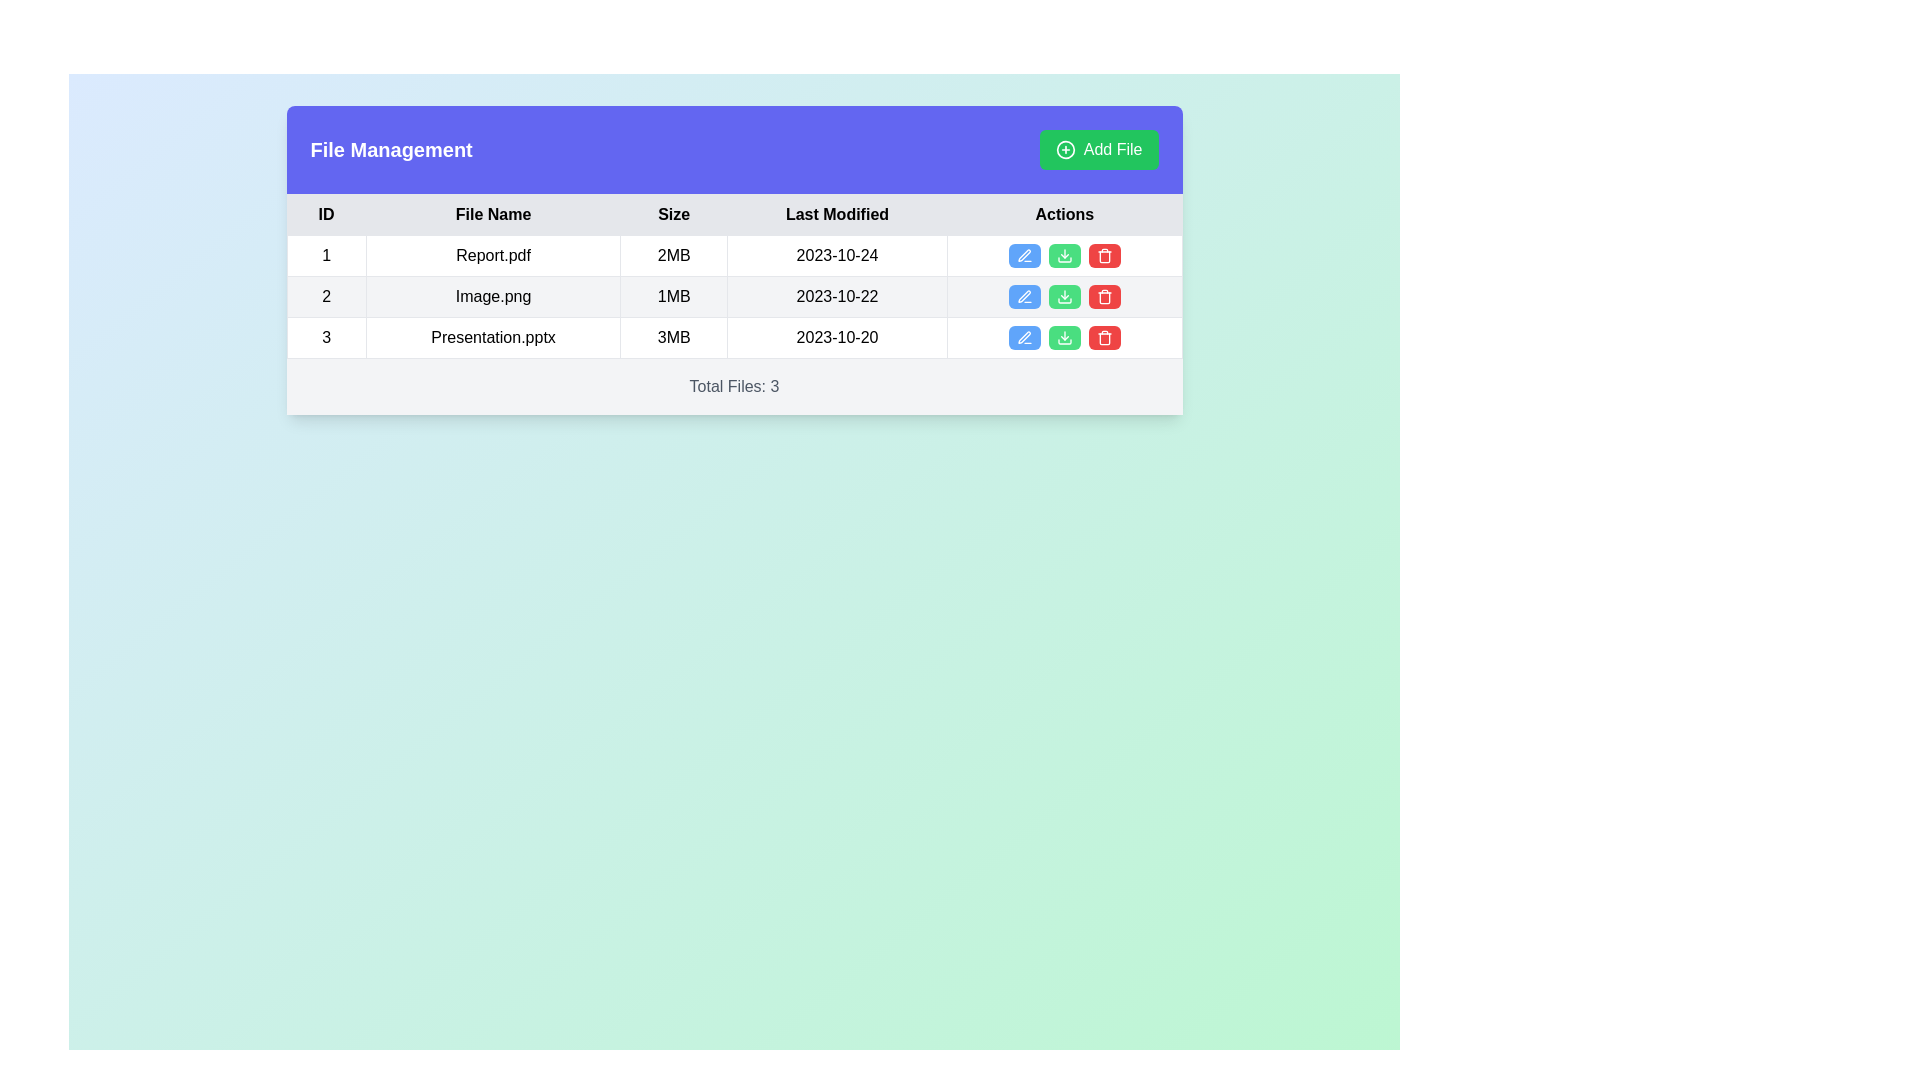  Describe the element at coordinates (674, 254) in the screenshot. I see `the non-interactive text display that shows the file size for 'Report.pdf' in the 'Size' column of the table` at that location.